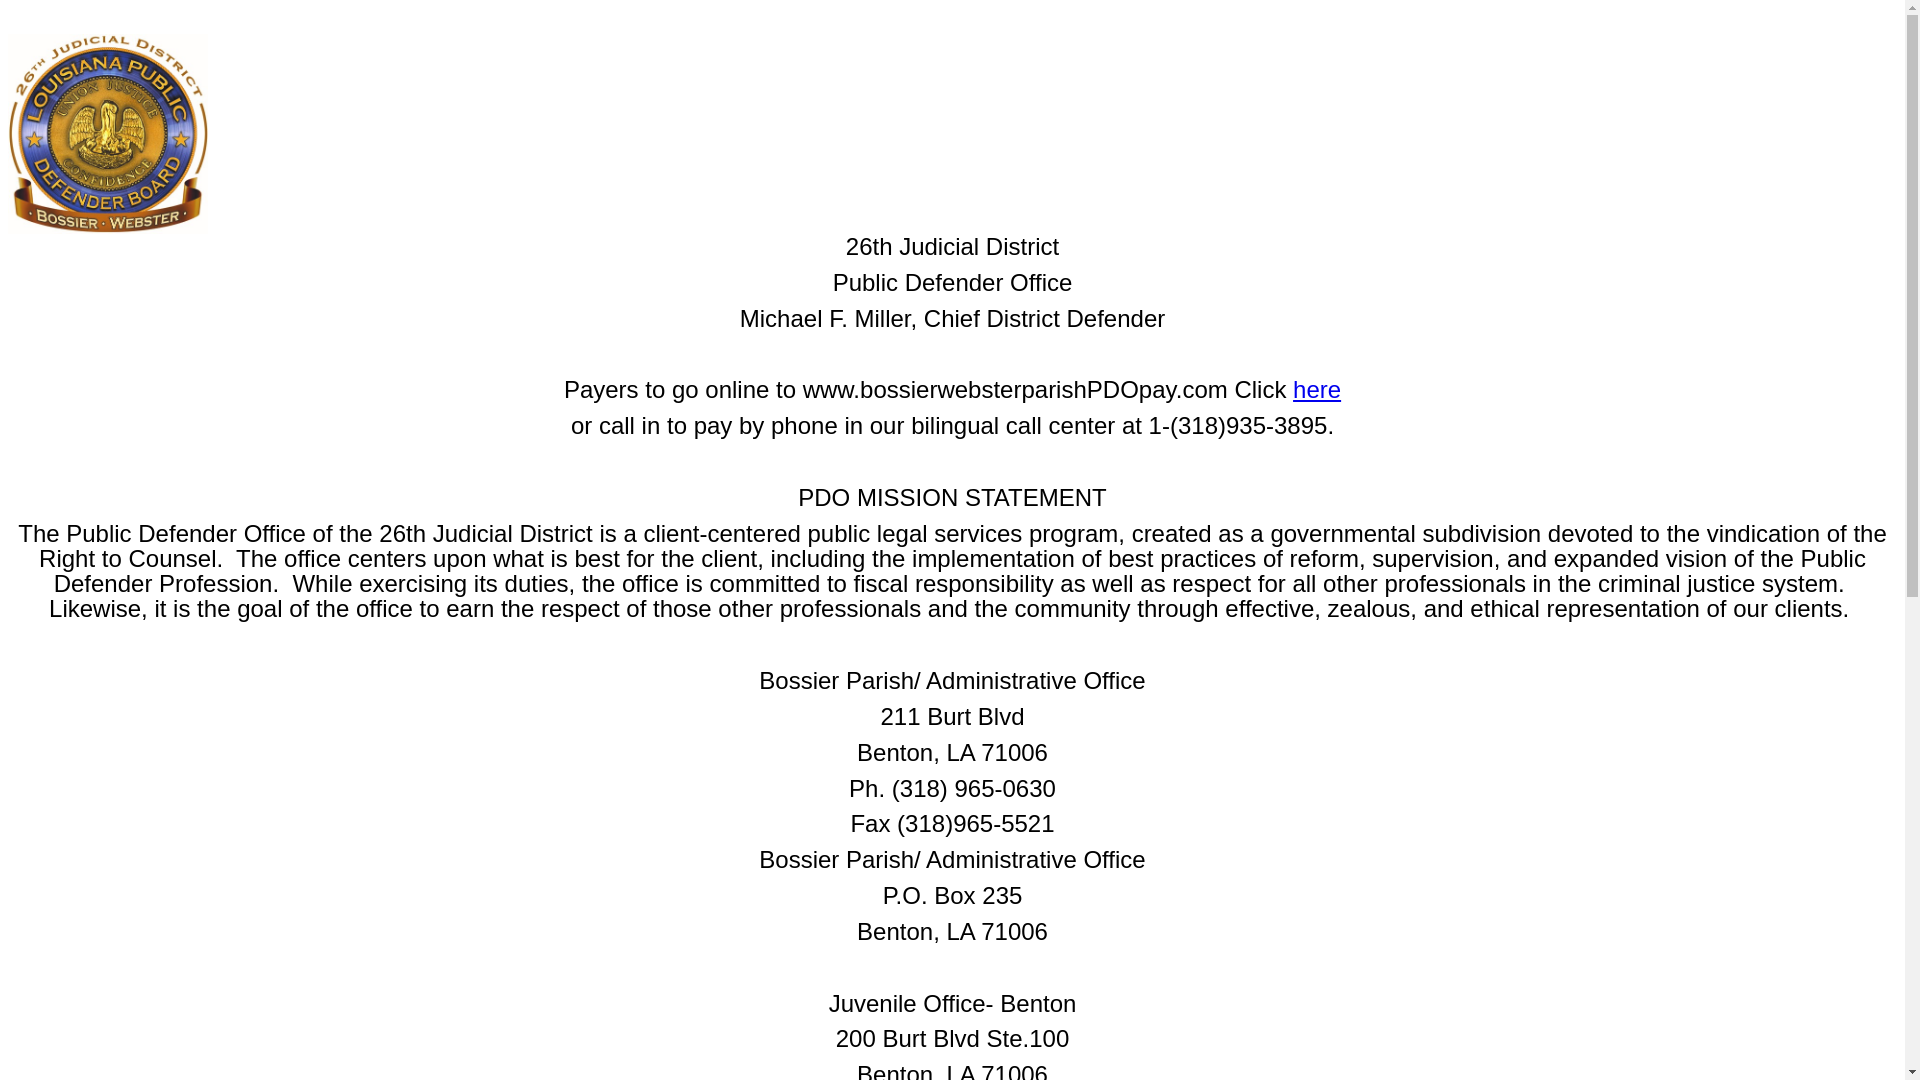 This screenshot has height=1080, width=1920. What do you see at coordinates (1316, 389) in the screenshot?
I see `'here'` at bounding box center [1316, 389].